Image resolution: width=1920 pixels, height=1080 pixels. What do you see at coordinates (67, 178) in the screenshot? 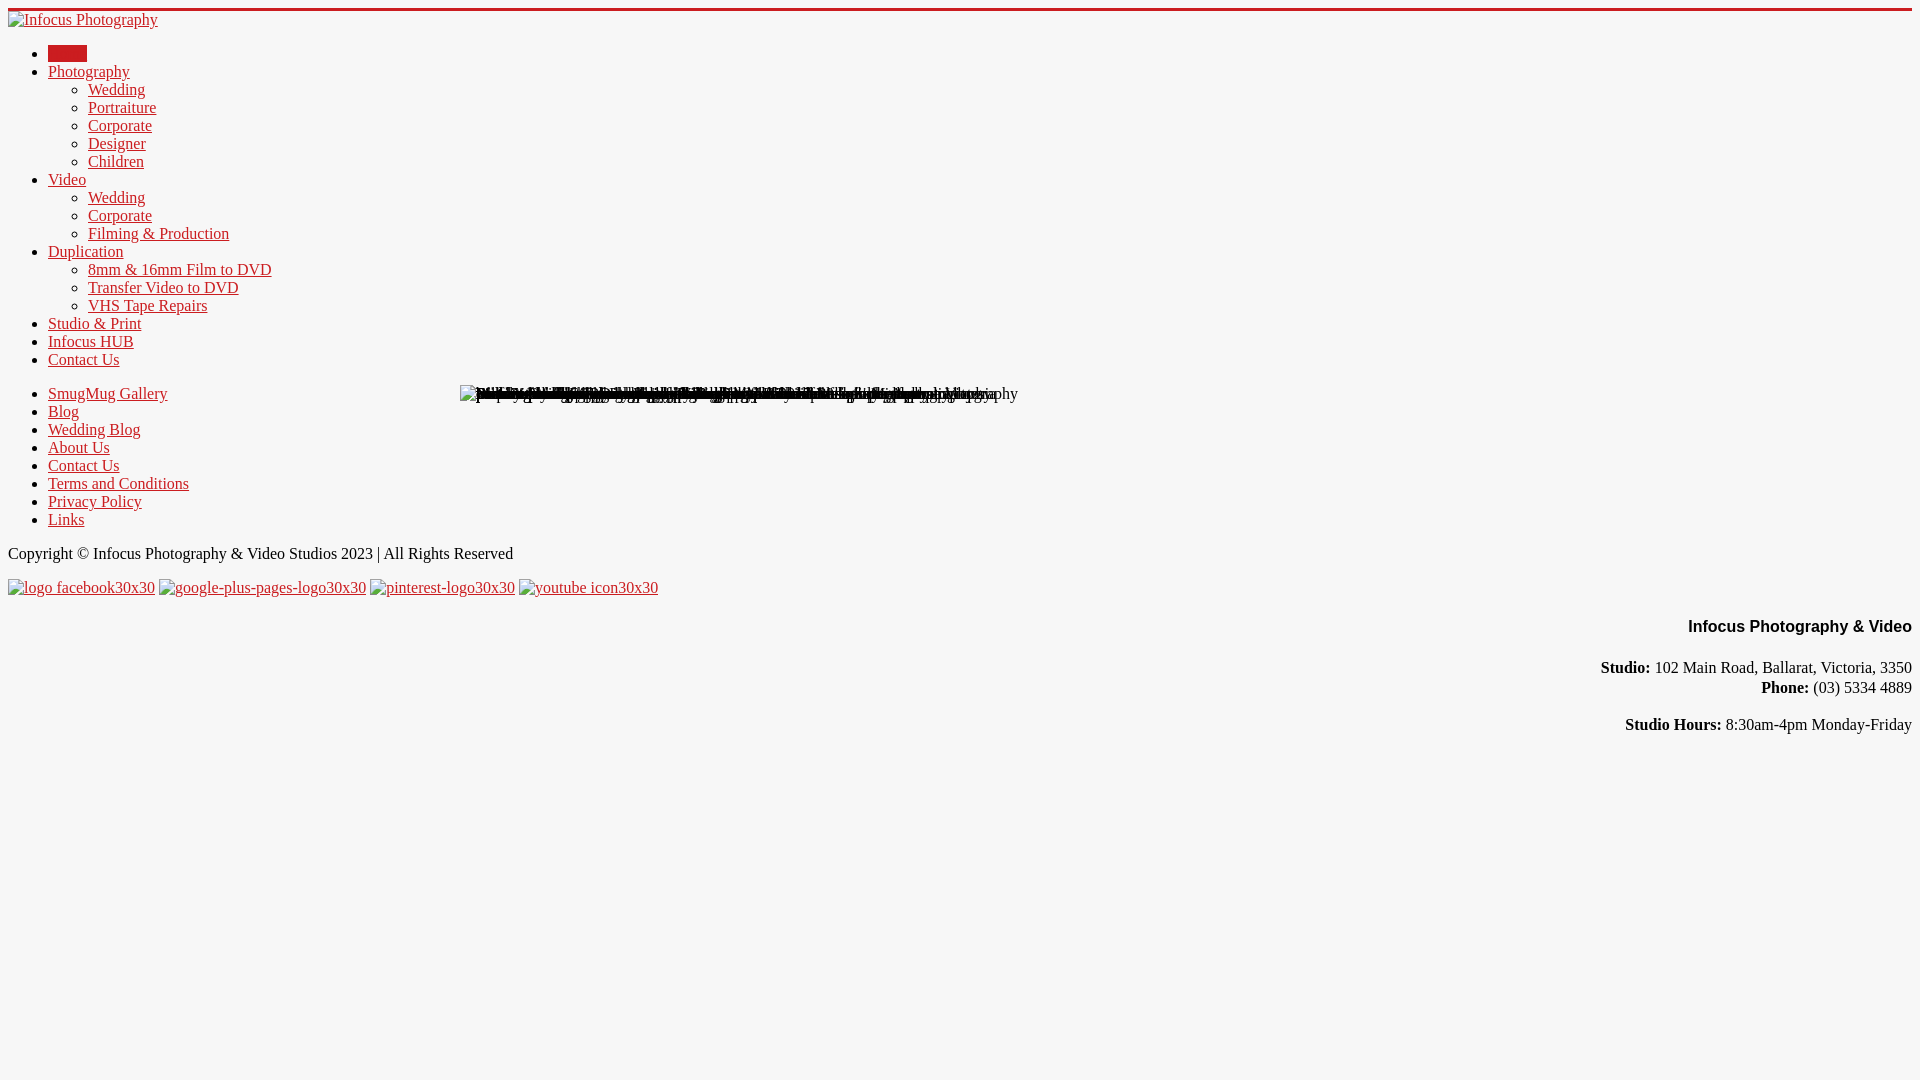
I see `'Video'` at bounding box center [67, 178].